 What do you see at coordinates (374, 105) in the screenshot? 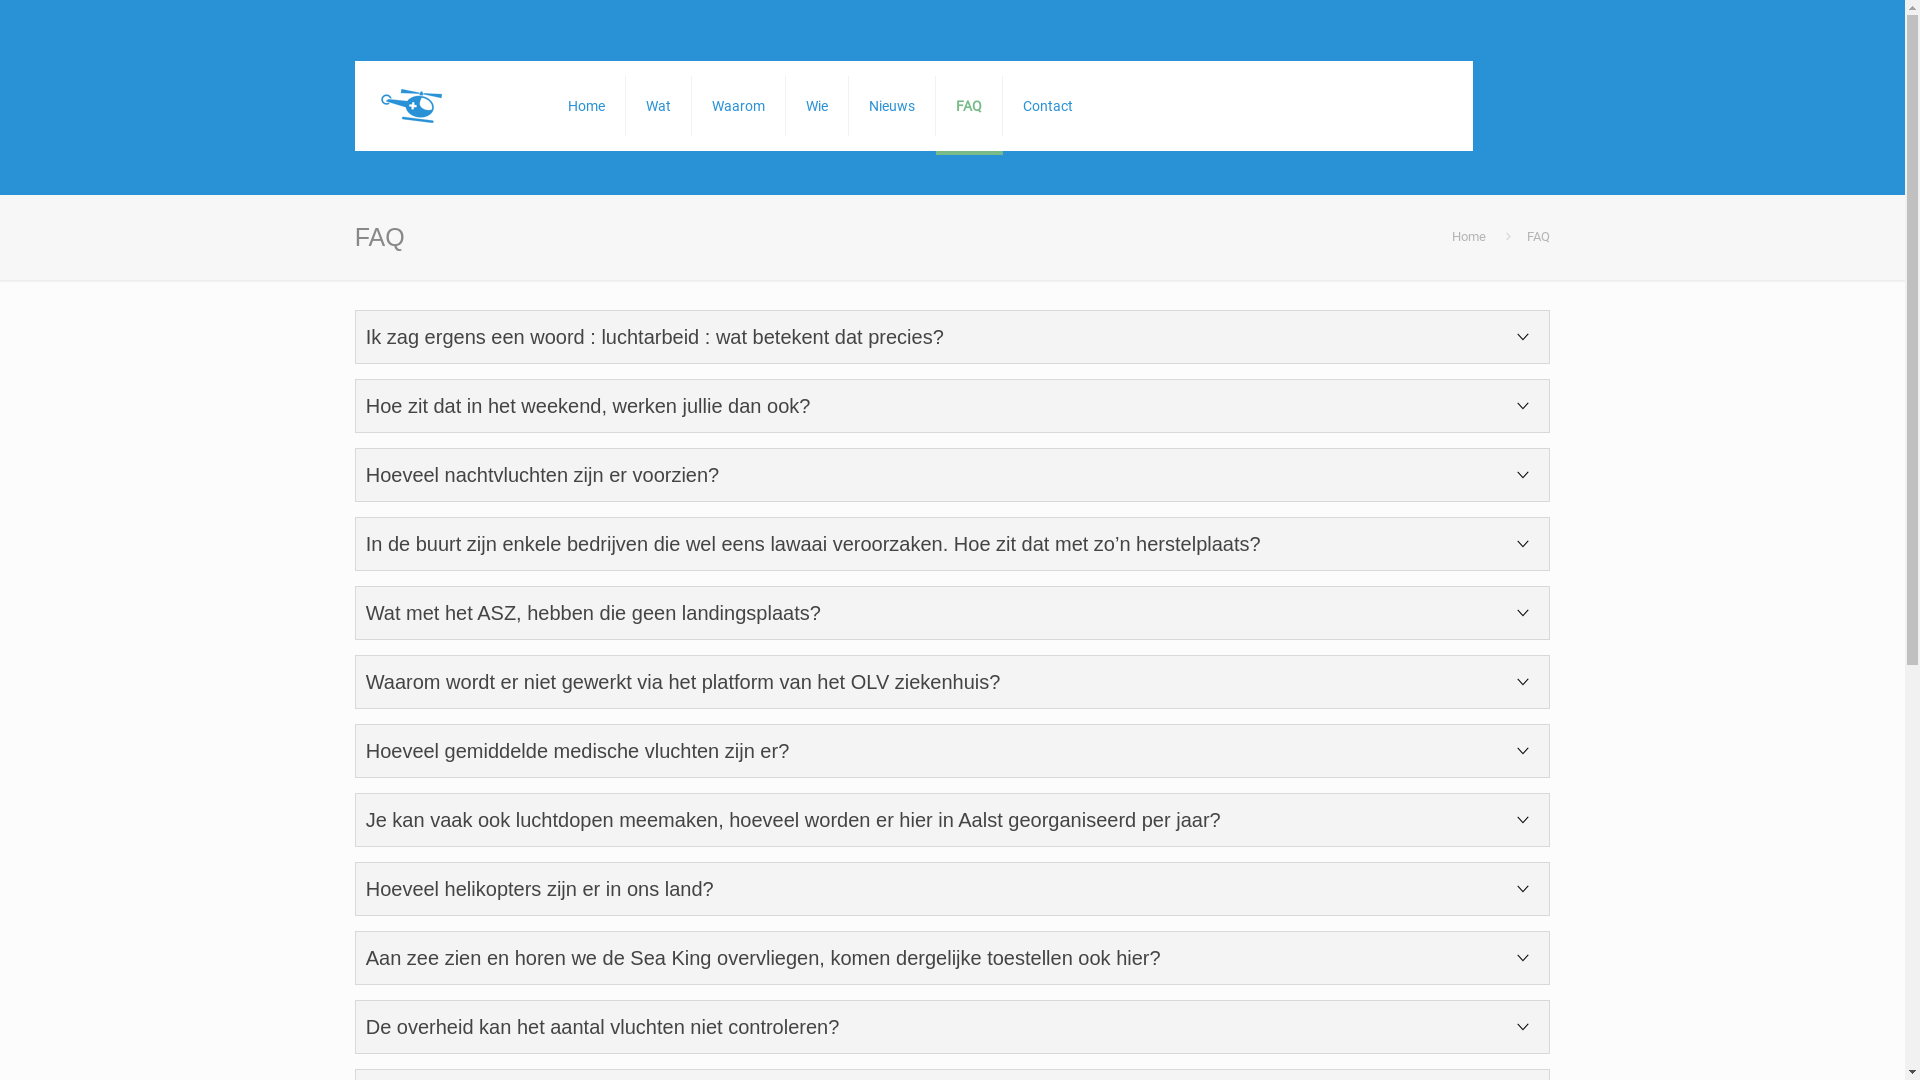
I see `'Heli Haven Aalst'` at bounding box center [374, 105].